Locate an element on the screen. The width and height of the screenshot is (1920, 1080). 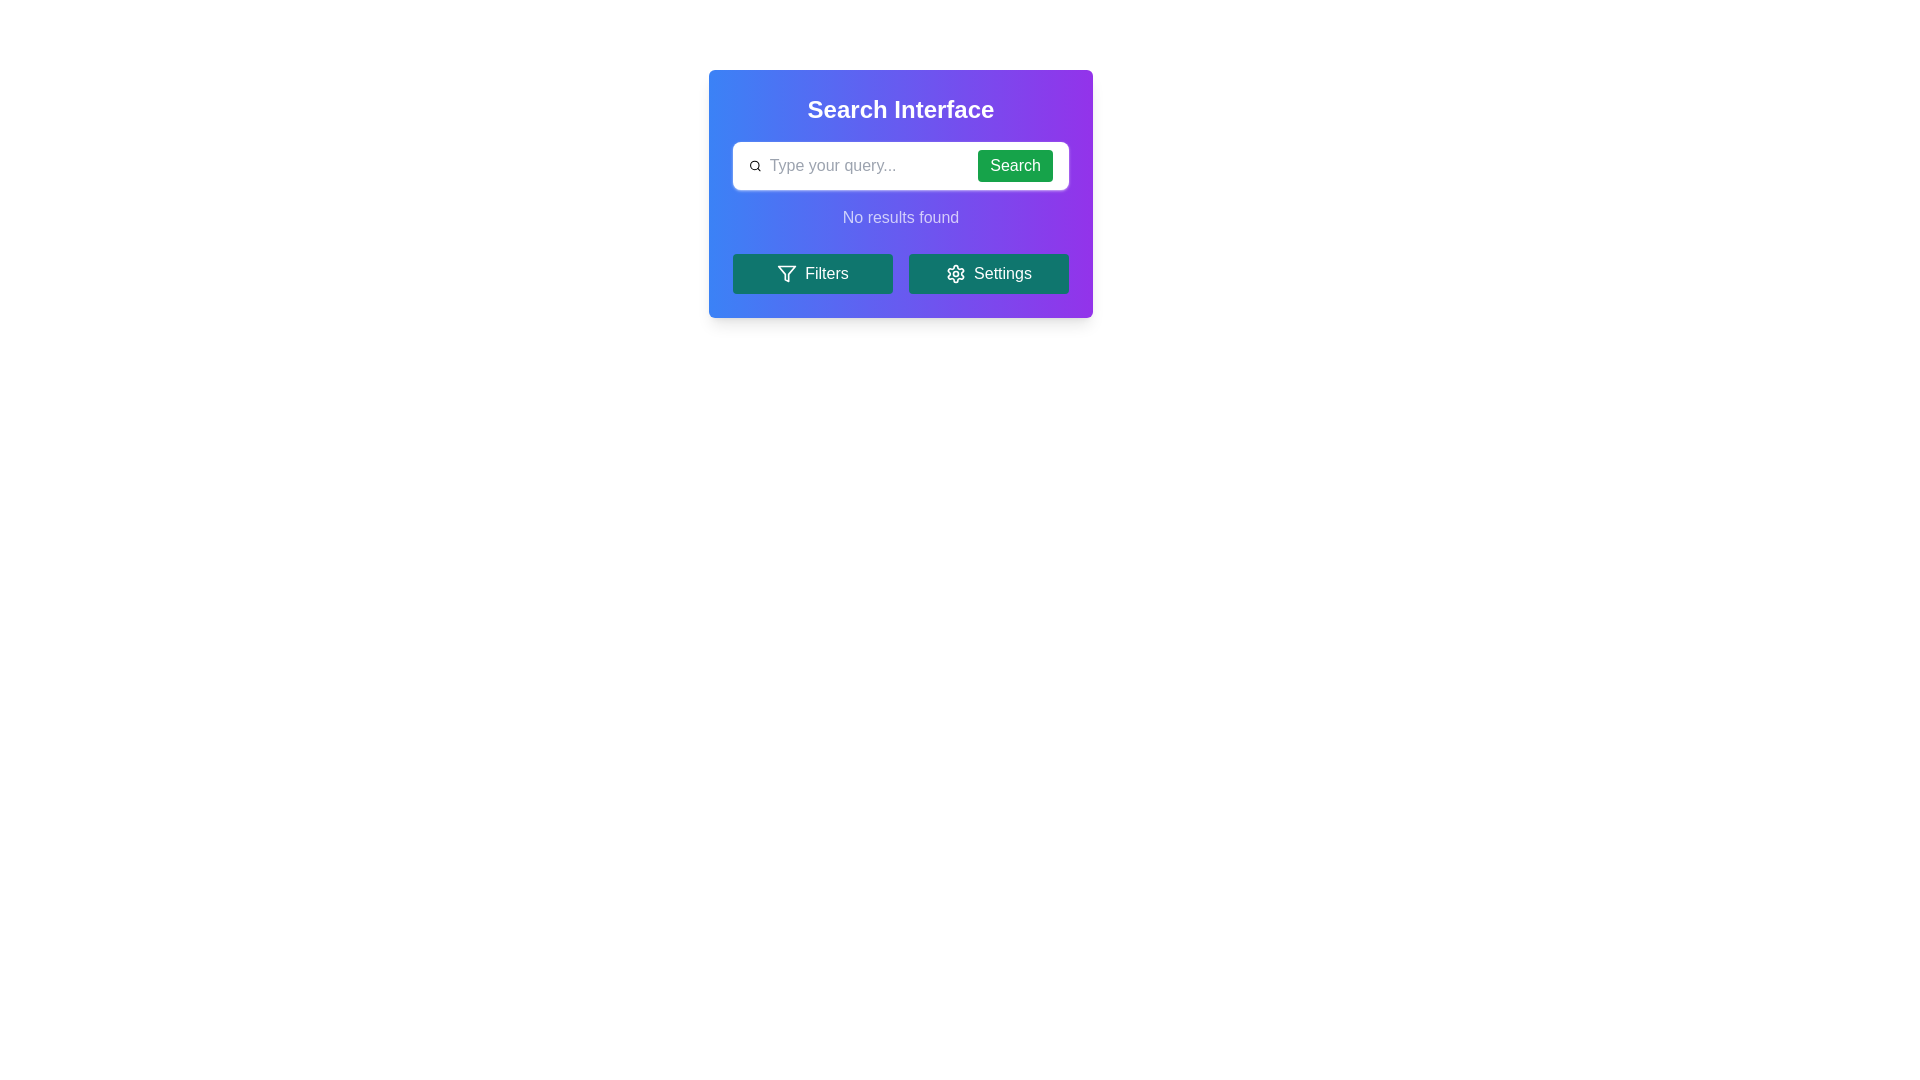
the green funnel-shaped filter icon located within the 'Filters' button on the bottom left area of the interface is located at coordinates (786, 273).